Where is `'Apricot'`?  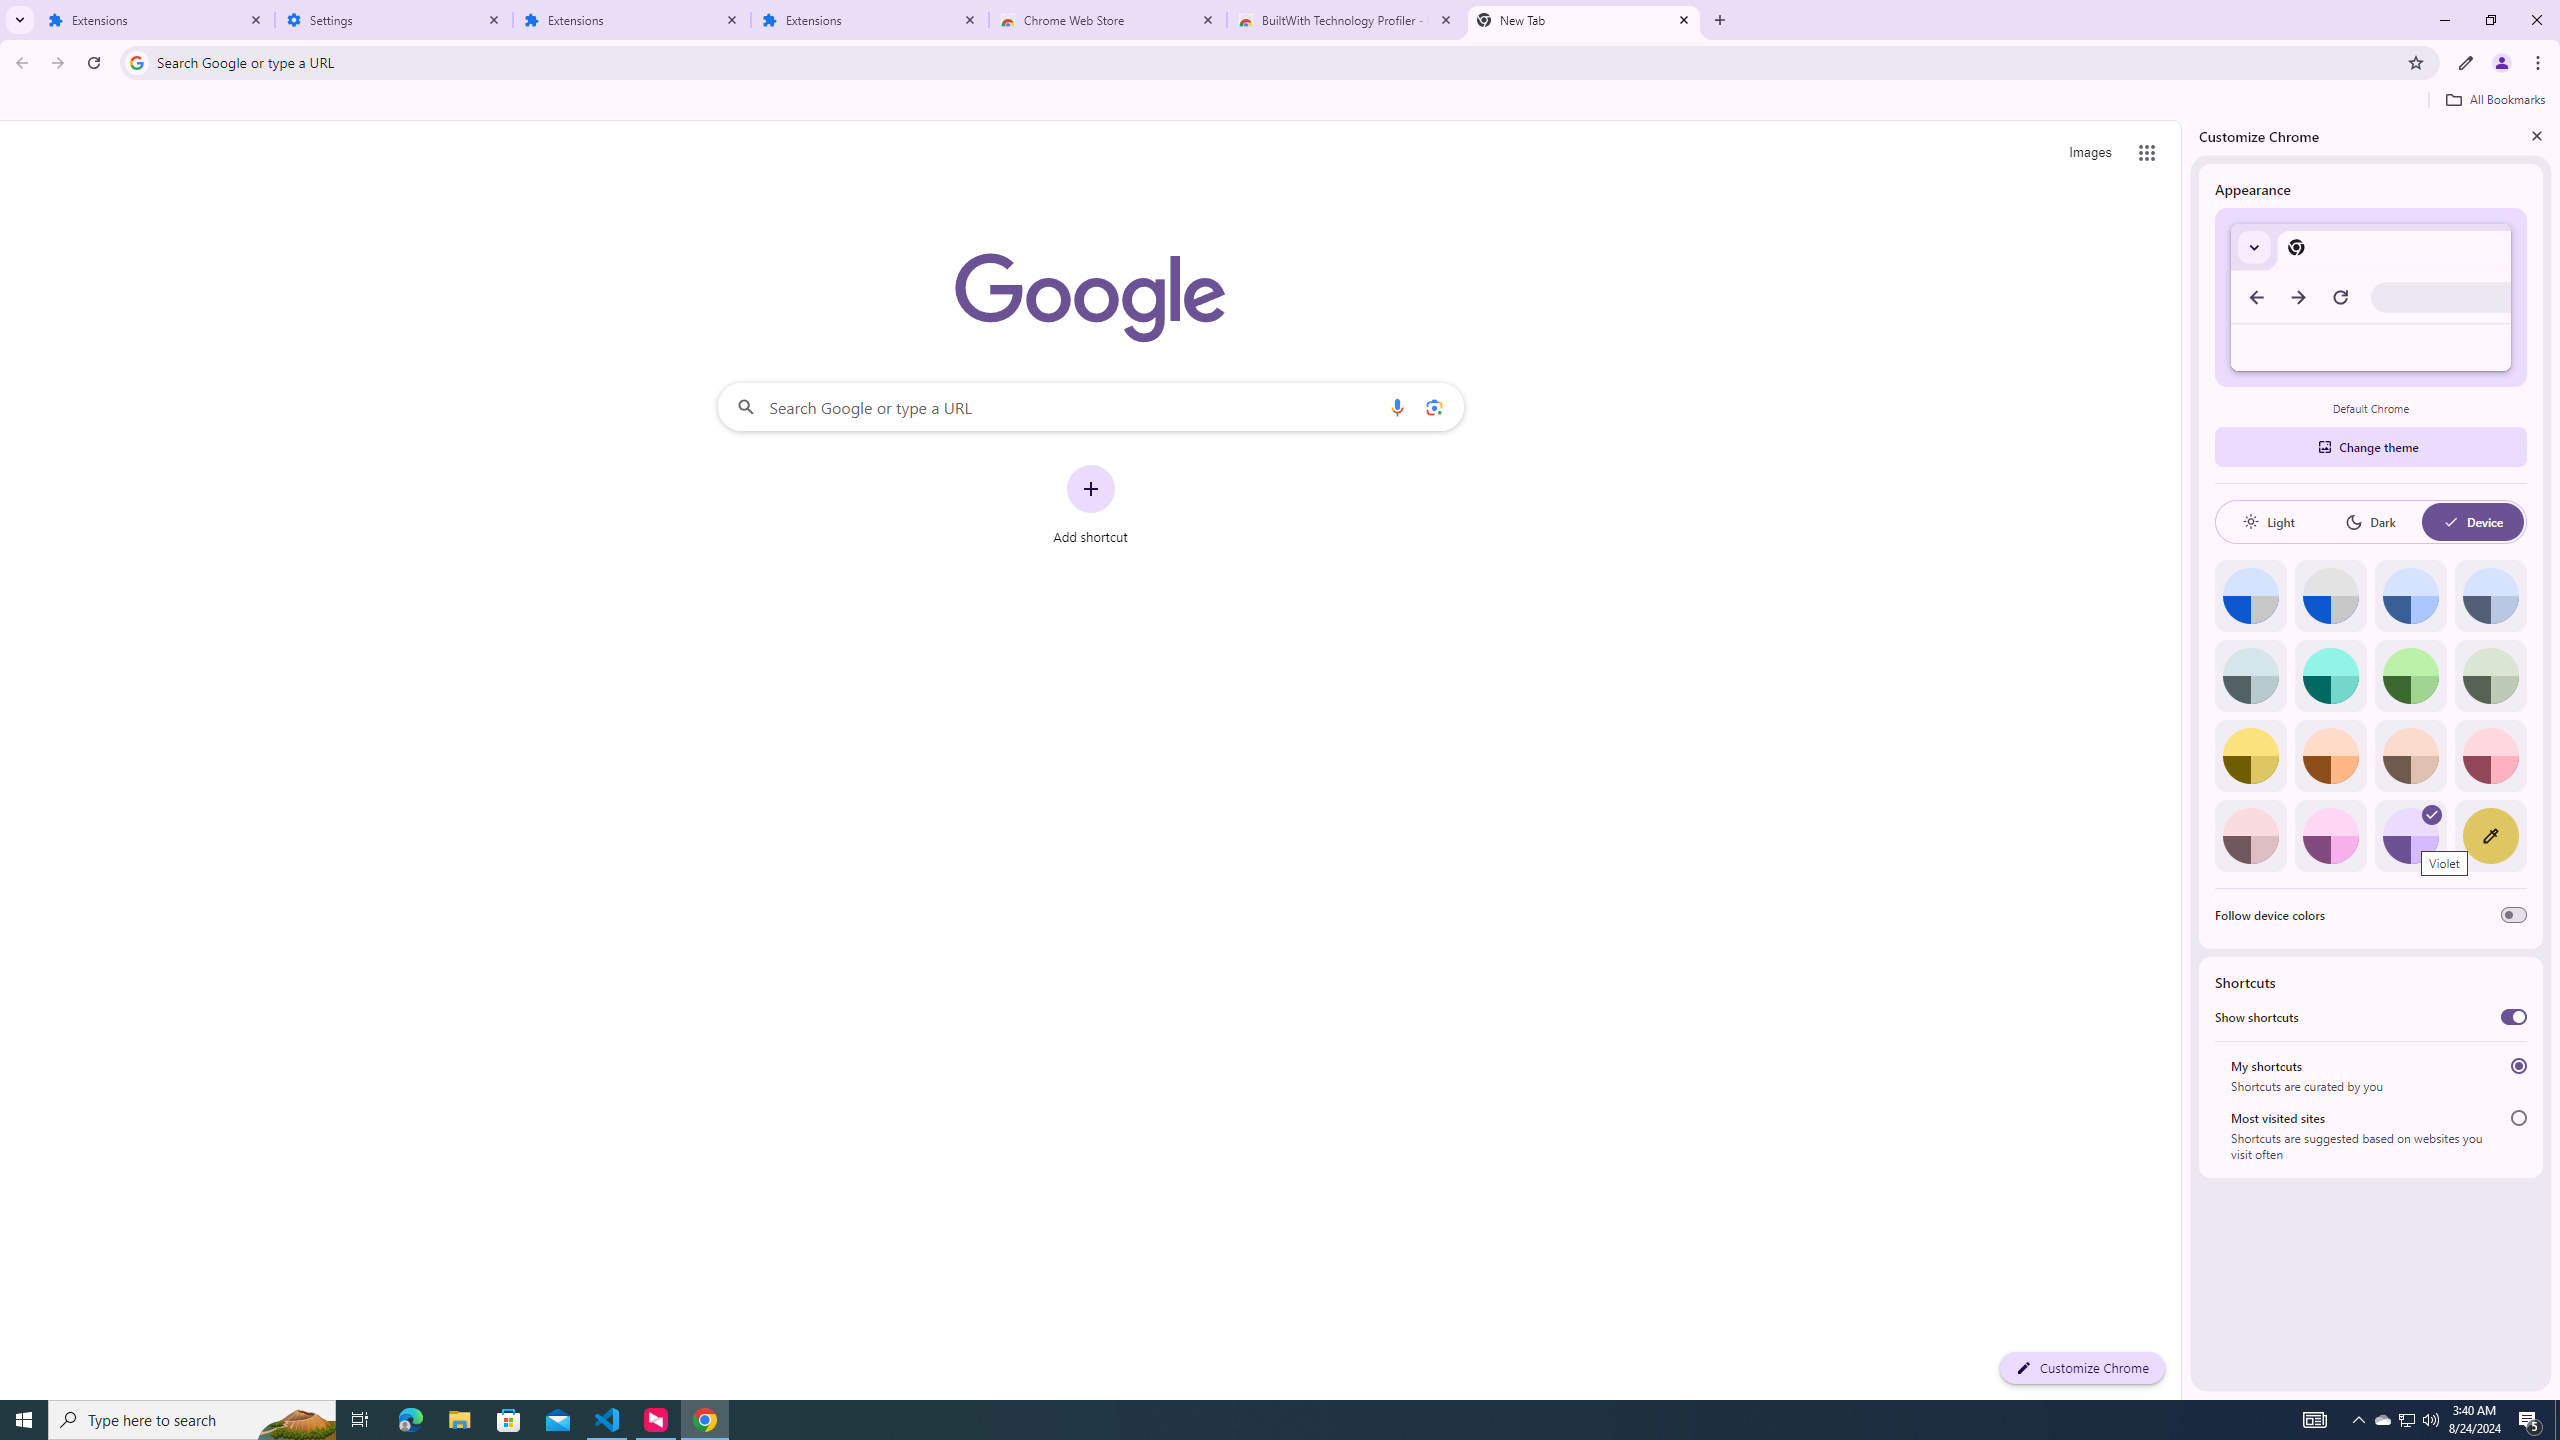 'Apricot' is located at coordinates (2410, 755).